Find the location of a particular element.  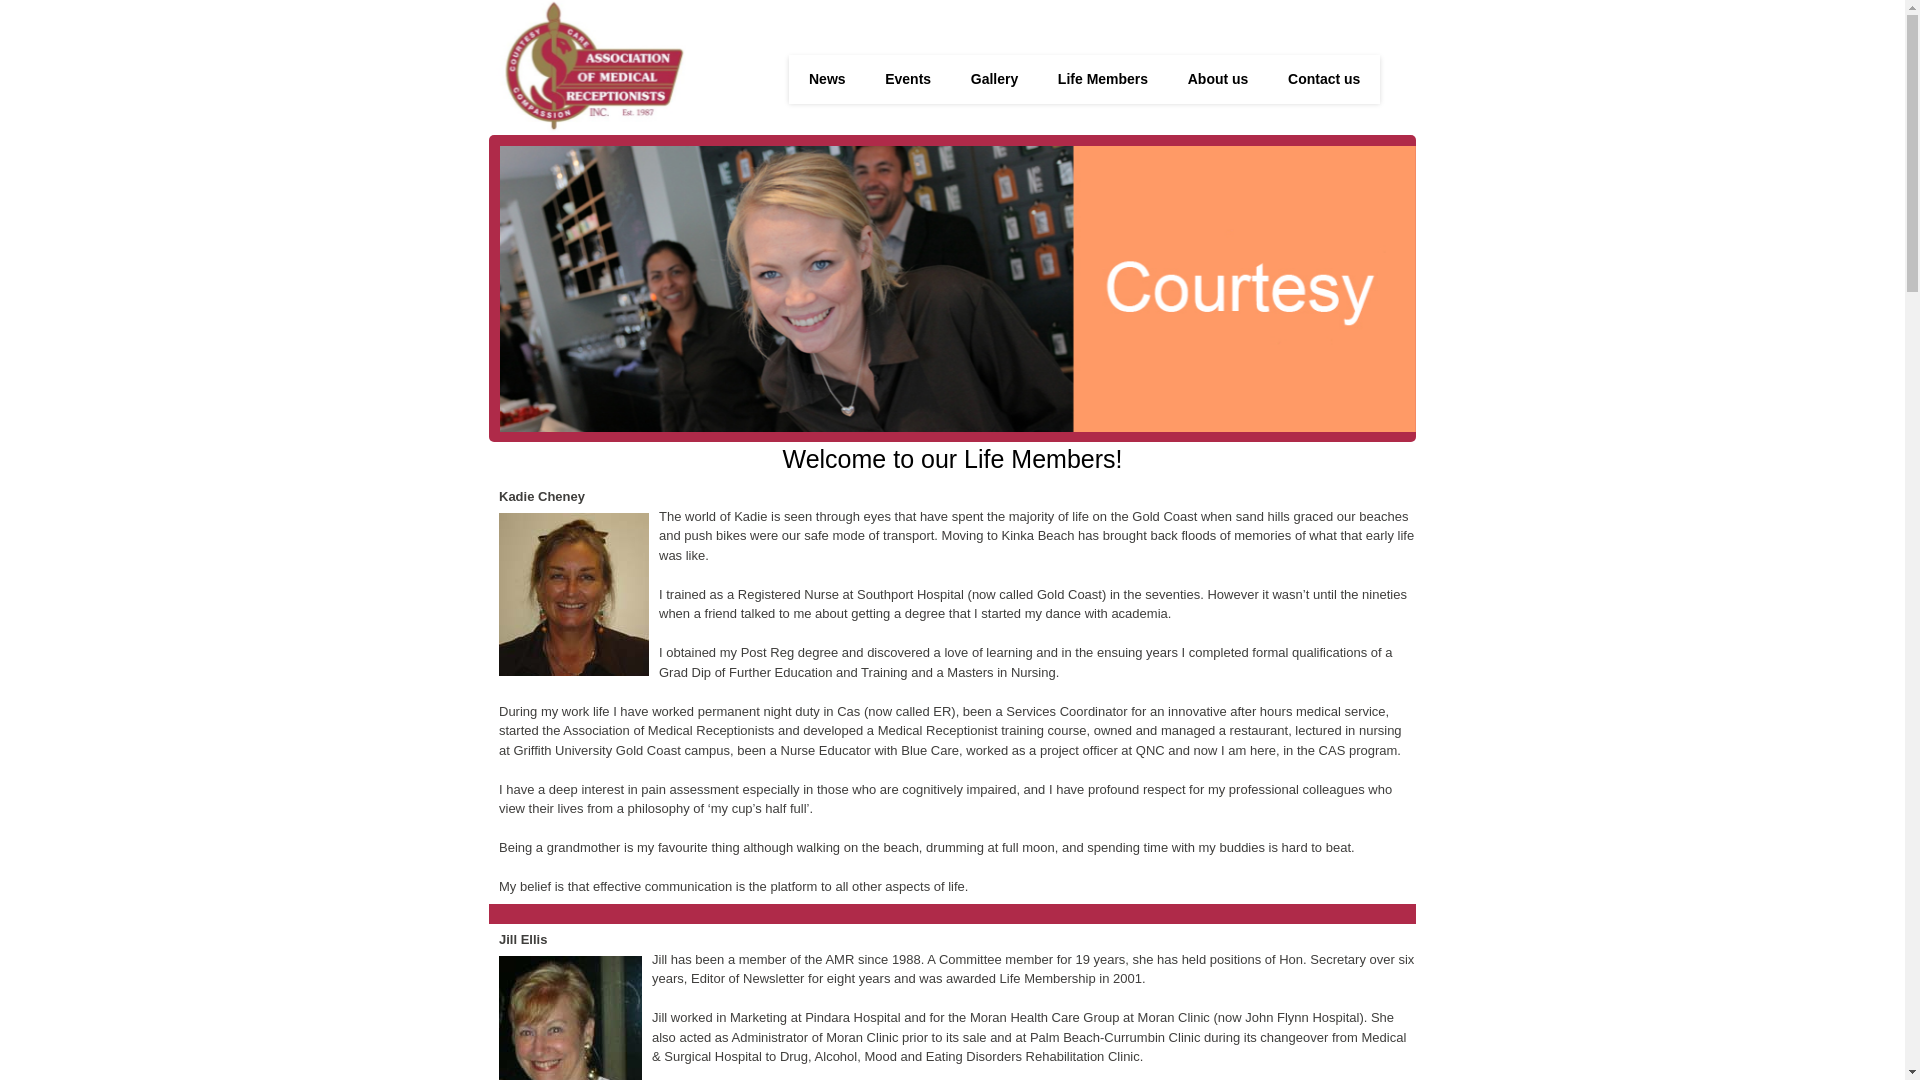

'Contact us' is located at coordinates (1321, 78).